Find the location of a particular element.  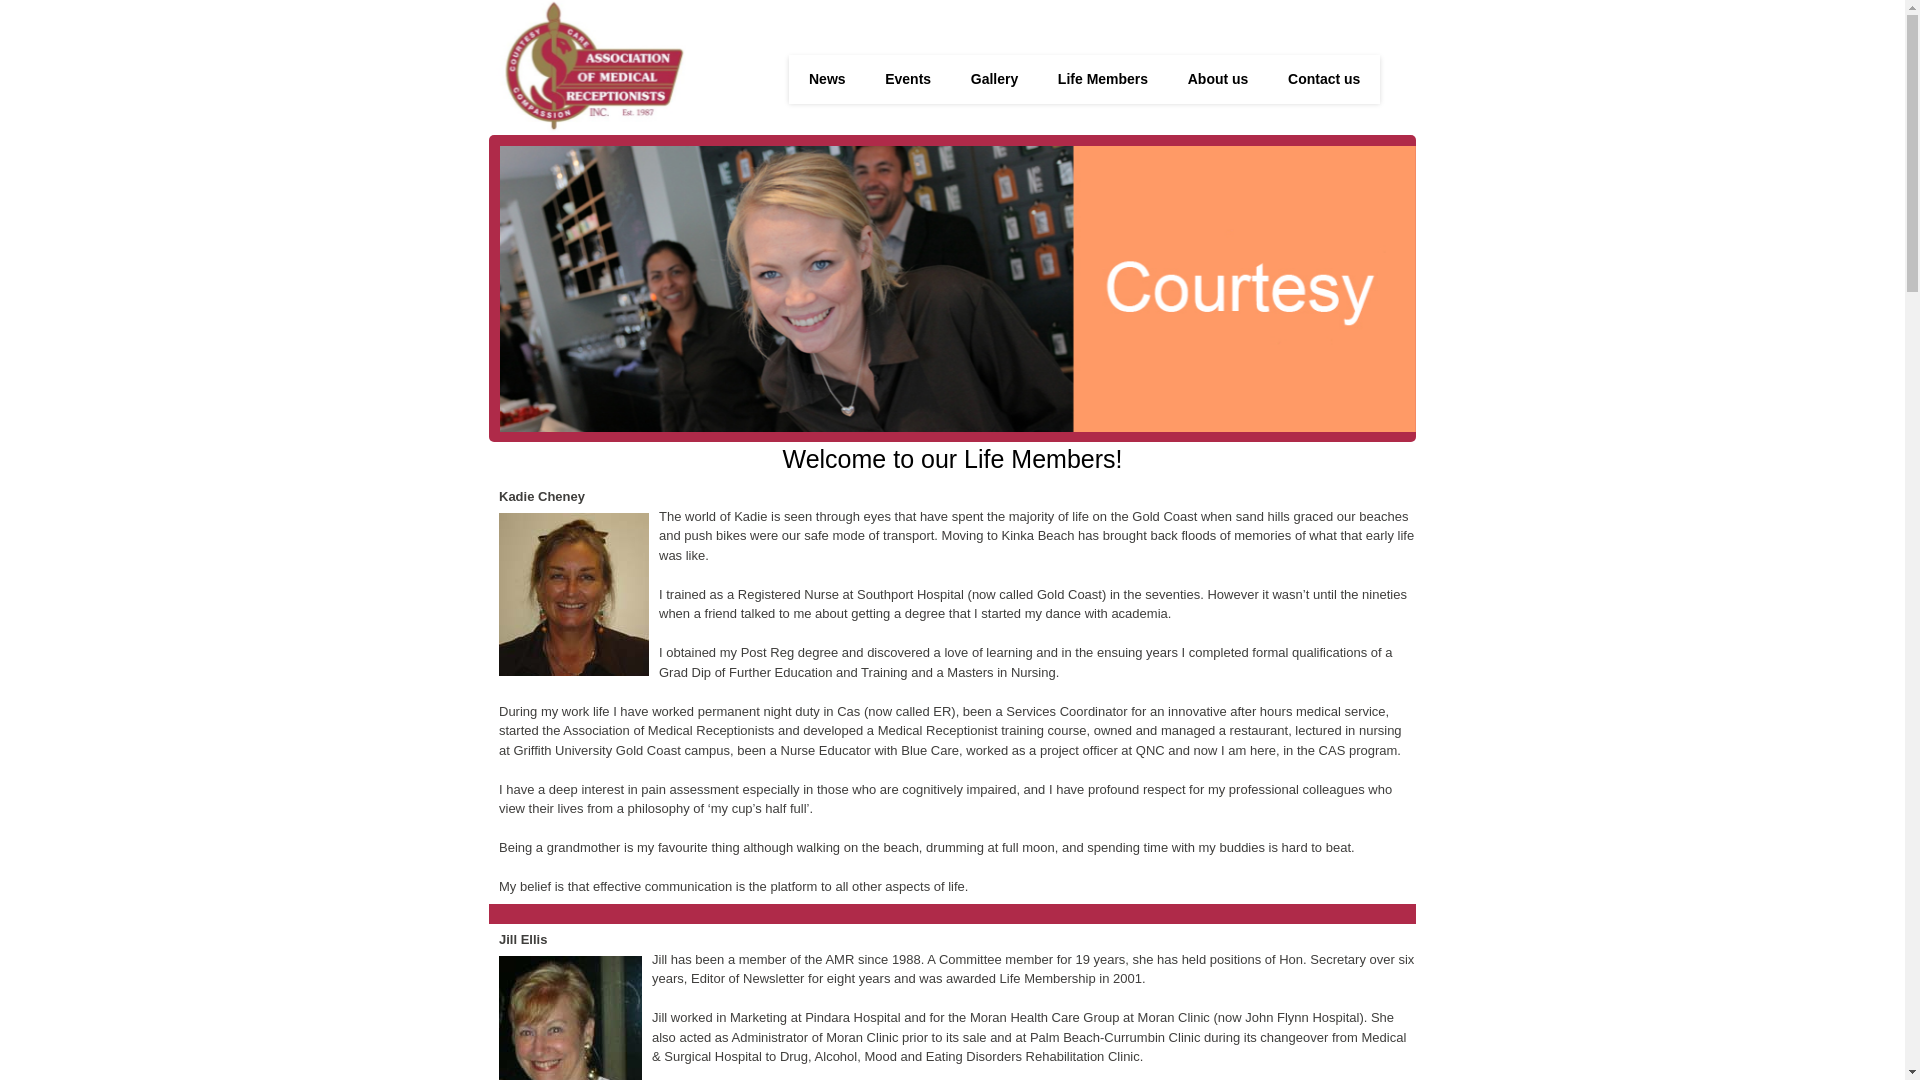

'Contact us' is located at coordinates (1321, 78).